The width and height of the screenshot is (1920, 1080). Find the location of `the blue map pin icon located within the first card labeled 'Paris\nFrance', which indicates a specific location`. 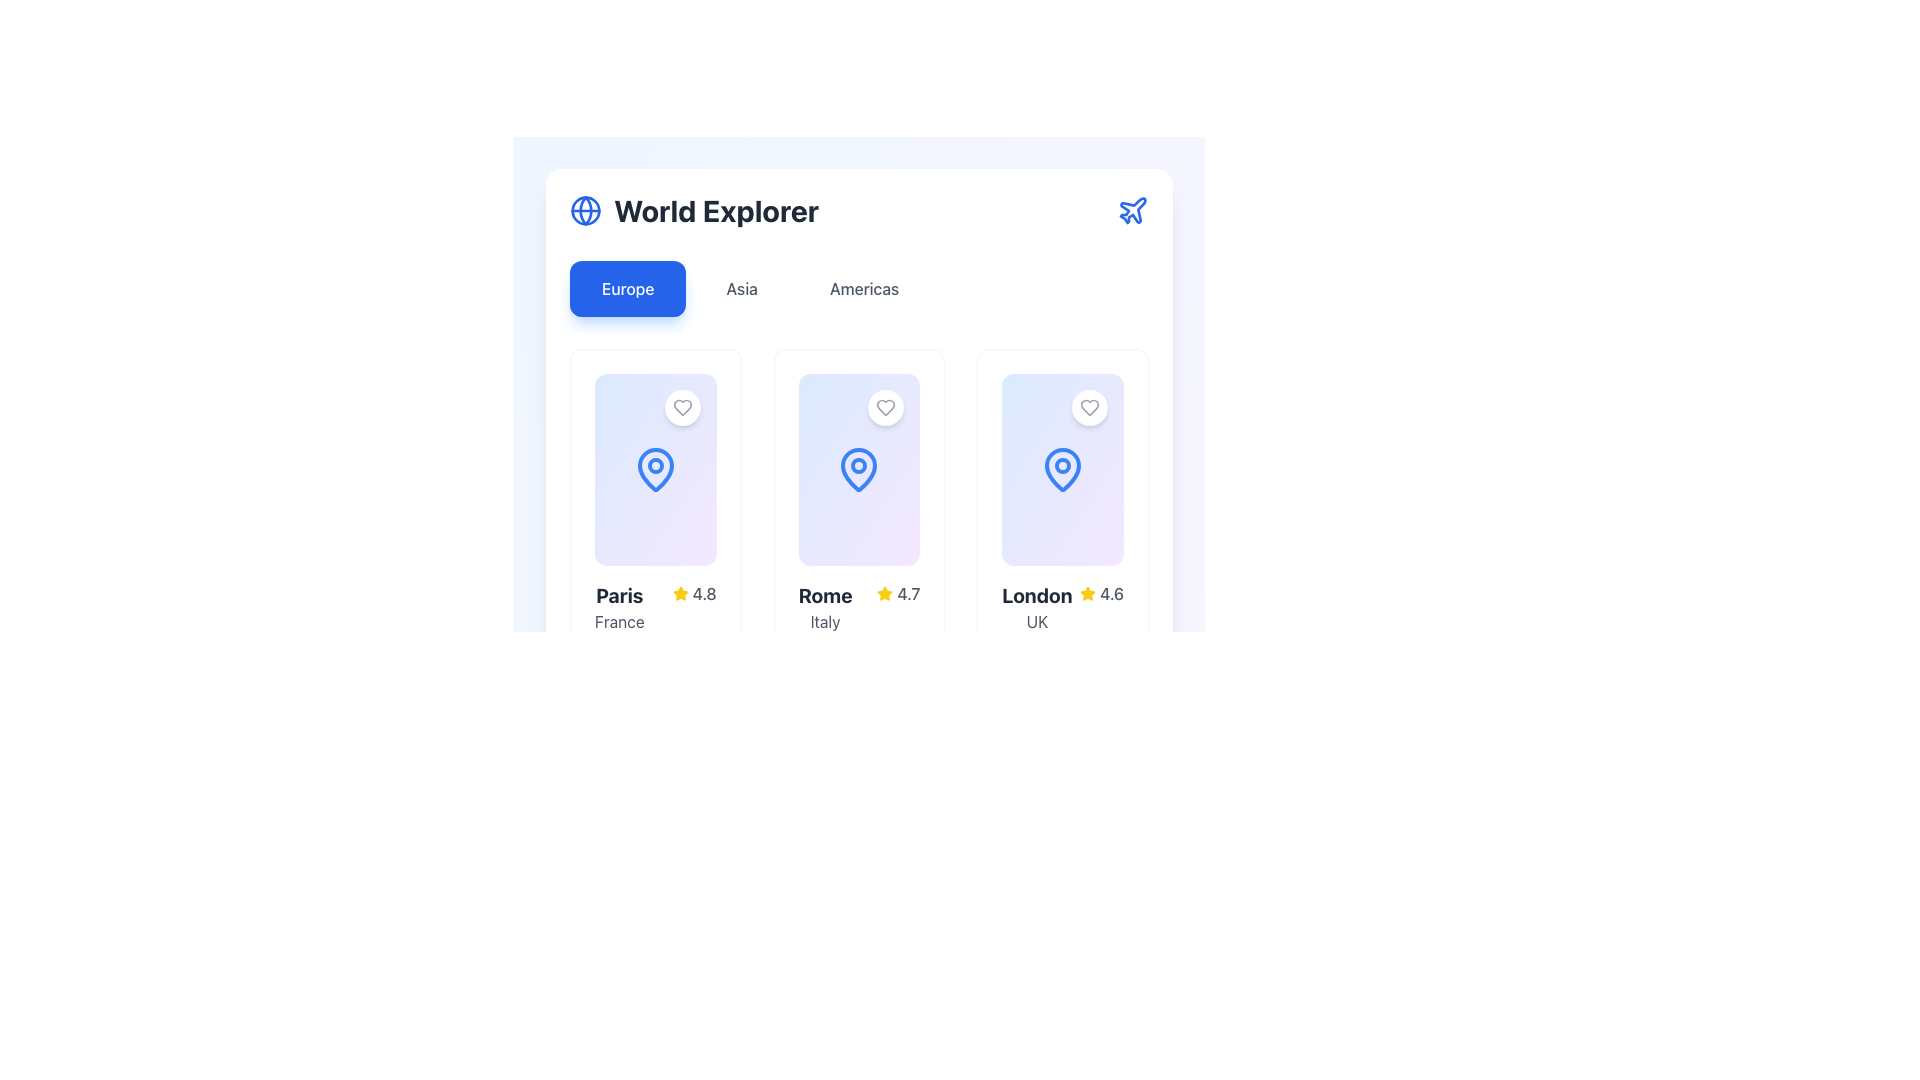

the blue map pin icon located within the first card labeled 'Paris\nFrance', which indicates a specific location is located at coordinates (655, 470).